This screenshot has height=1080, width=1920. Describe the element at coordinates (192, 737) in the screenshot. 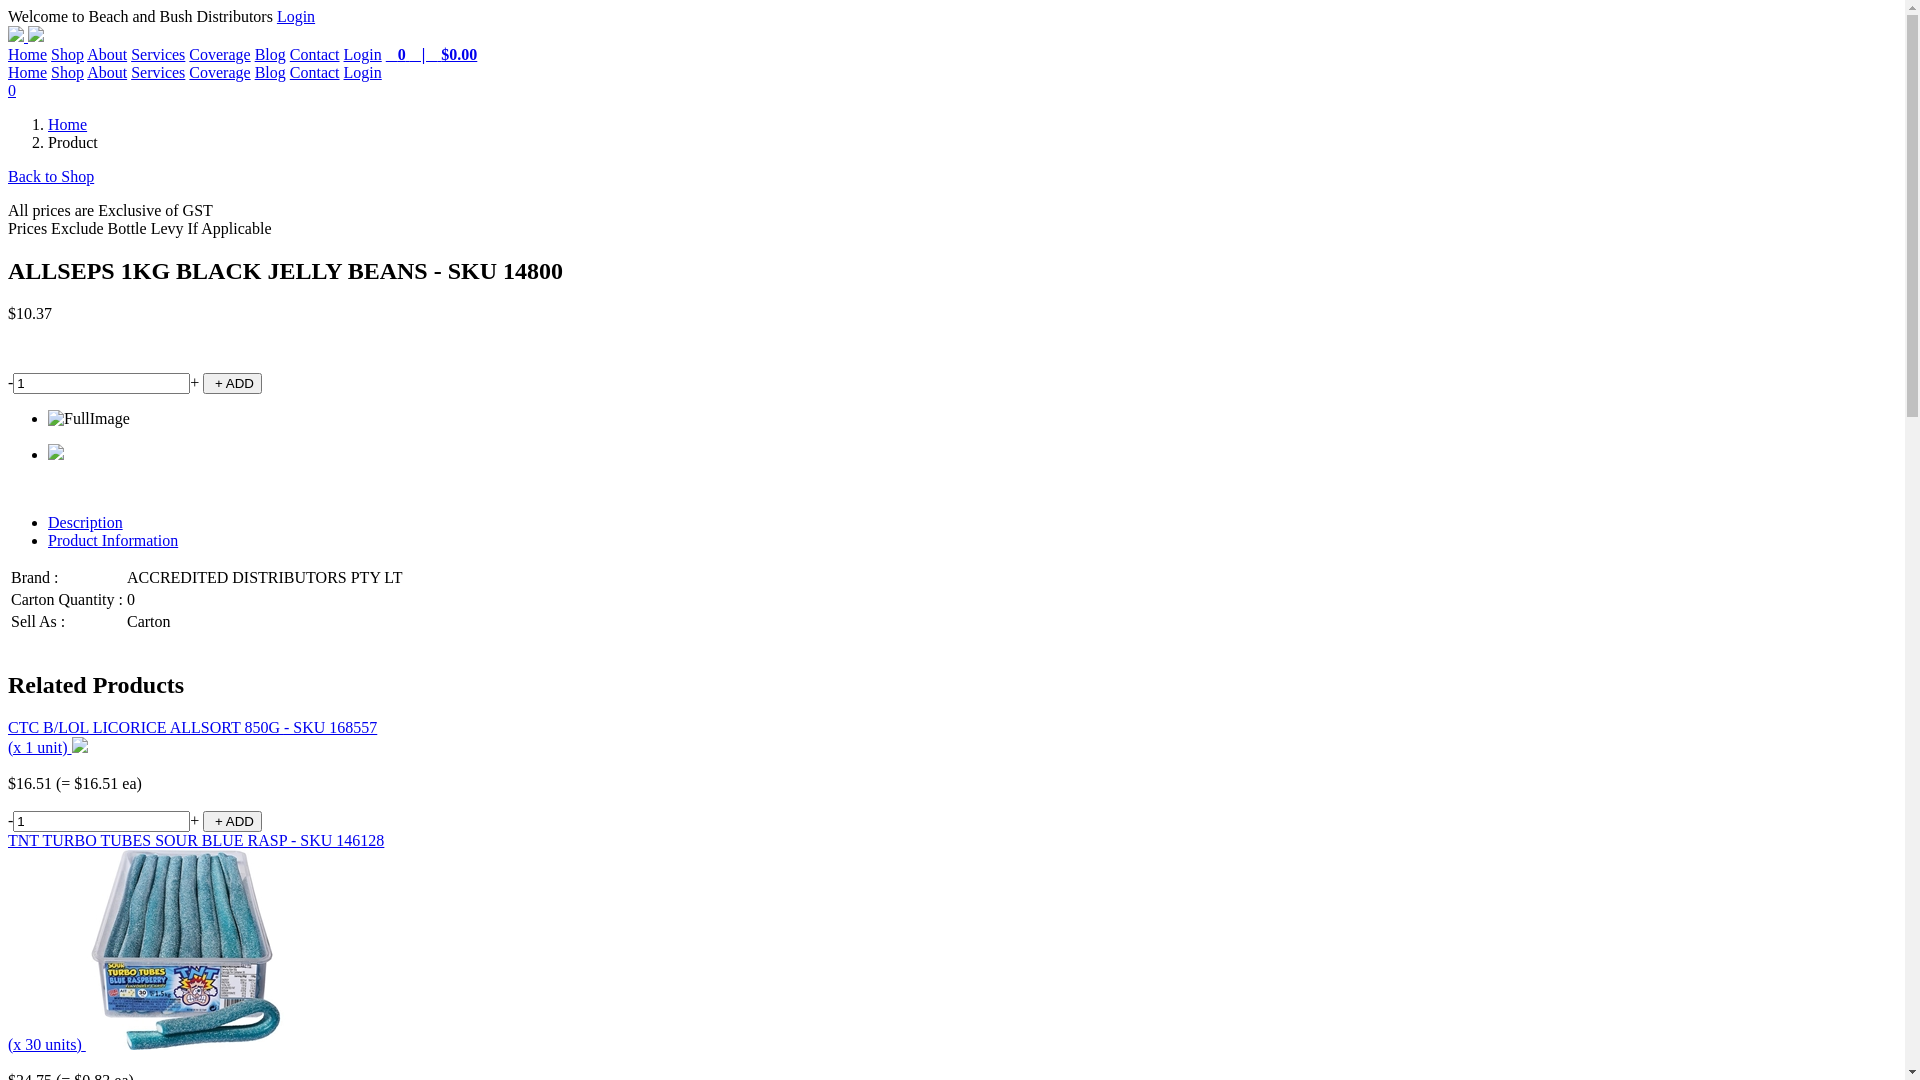

I see `'CTC B/LOL LICORICE ALLSORT 850G - SKU 168557` at that location.